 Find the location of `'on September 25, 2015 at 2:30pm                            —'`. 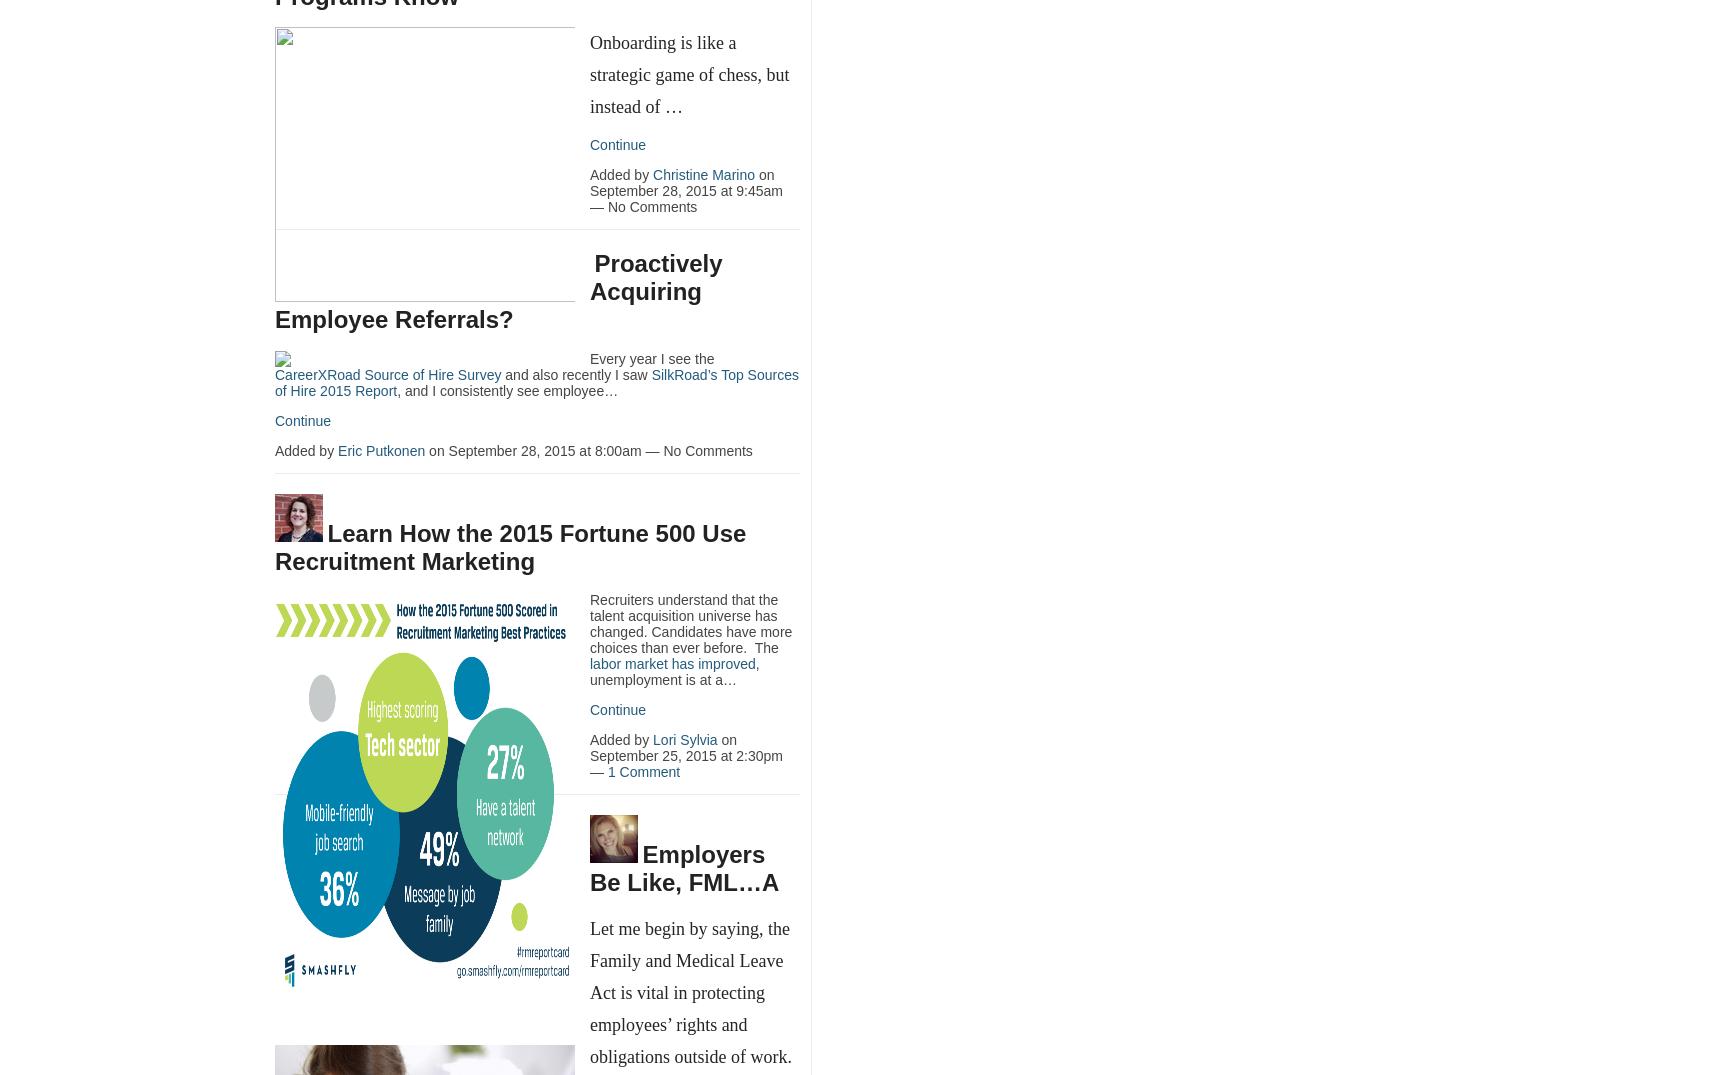

'on September 25, 2015 at 2:30pm                            —' is located at coordinates (685, 756).